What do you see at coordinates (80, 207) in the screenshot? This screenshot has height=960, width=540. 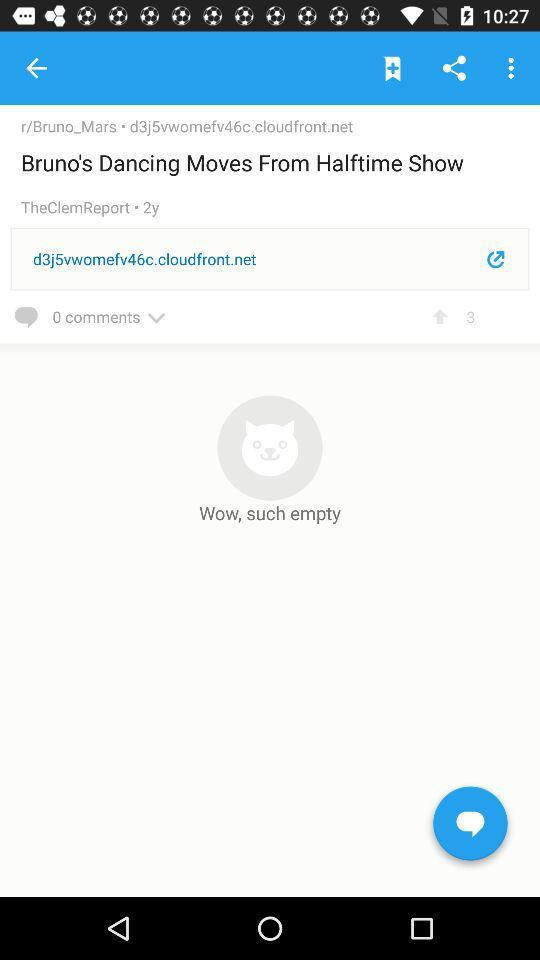 I see `the icon next to the 2y` at bounding box center [80, 207].